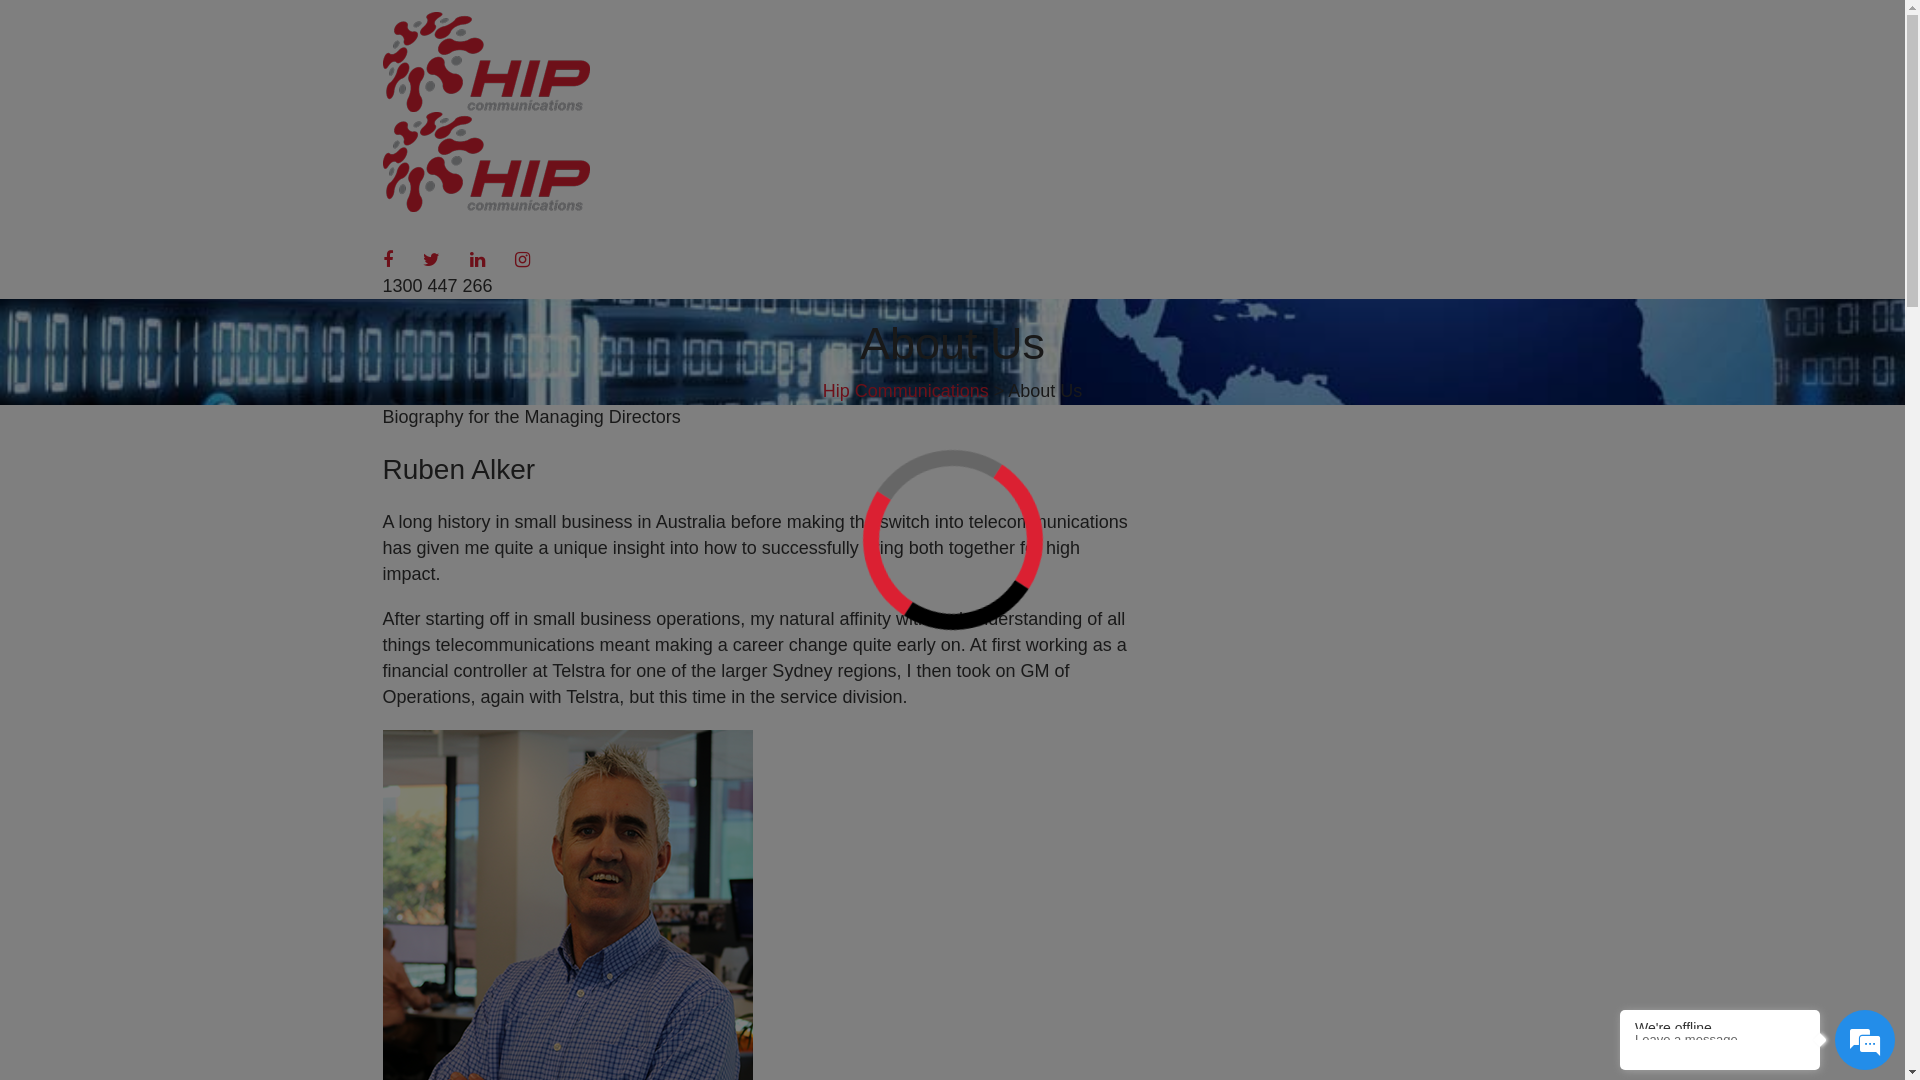  Describe the element at coordinates (905, 390) in the screenshot. I see `'Hip Communications'` at that location.